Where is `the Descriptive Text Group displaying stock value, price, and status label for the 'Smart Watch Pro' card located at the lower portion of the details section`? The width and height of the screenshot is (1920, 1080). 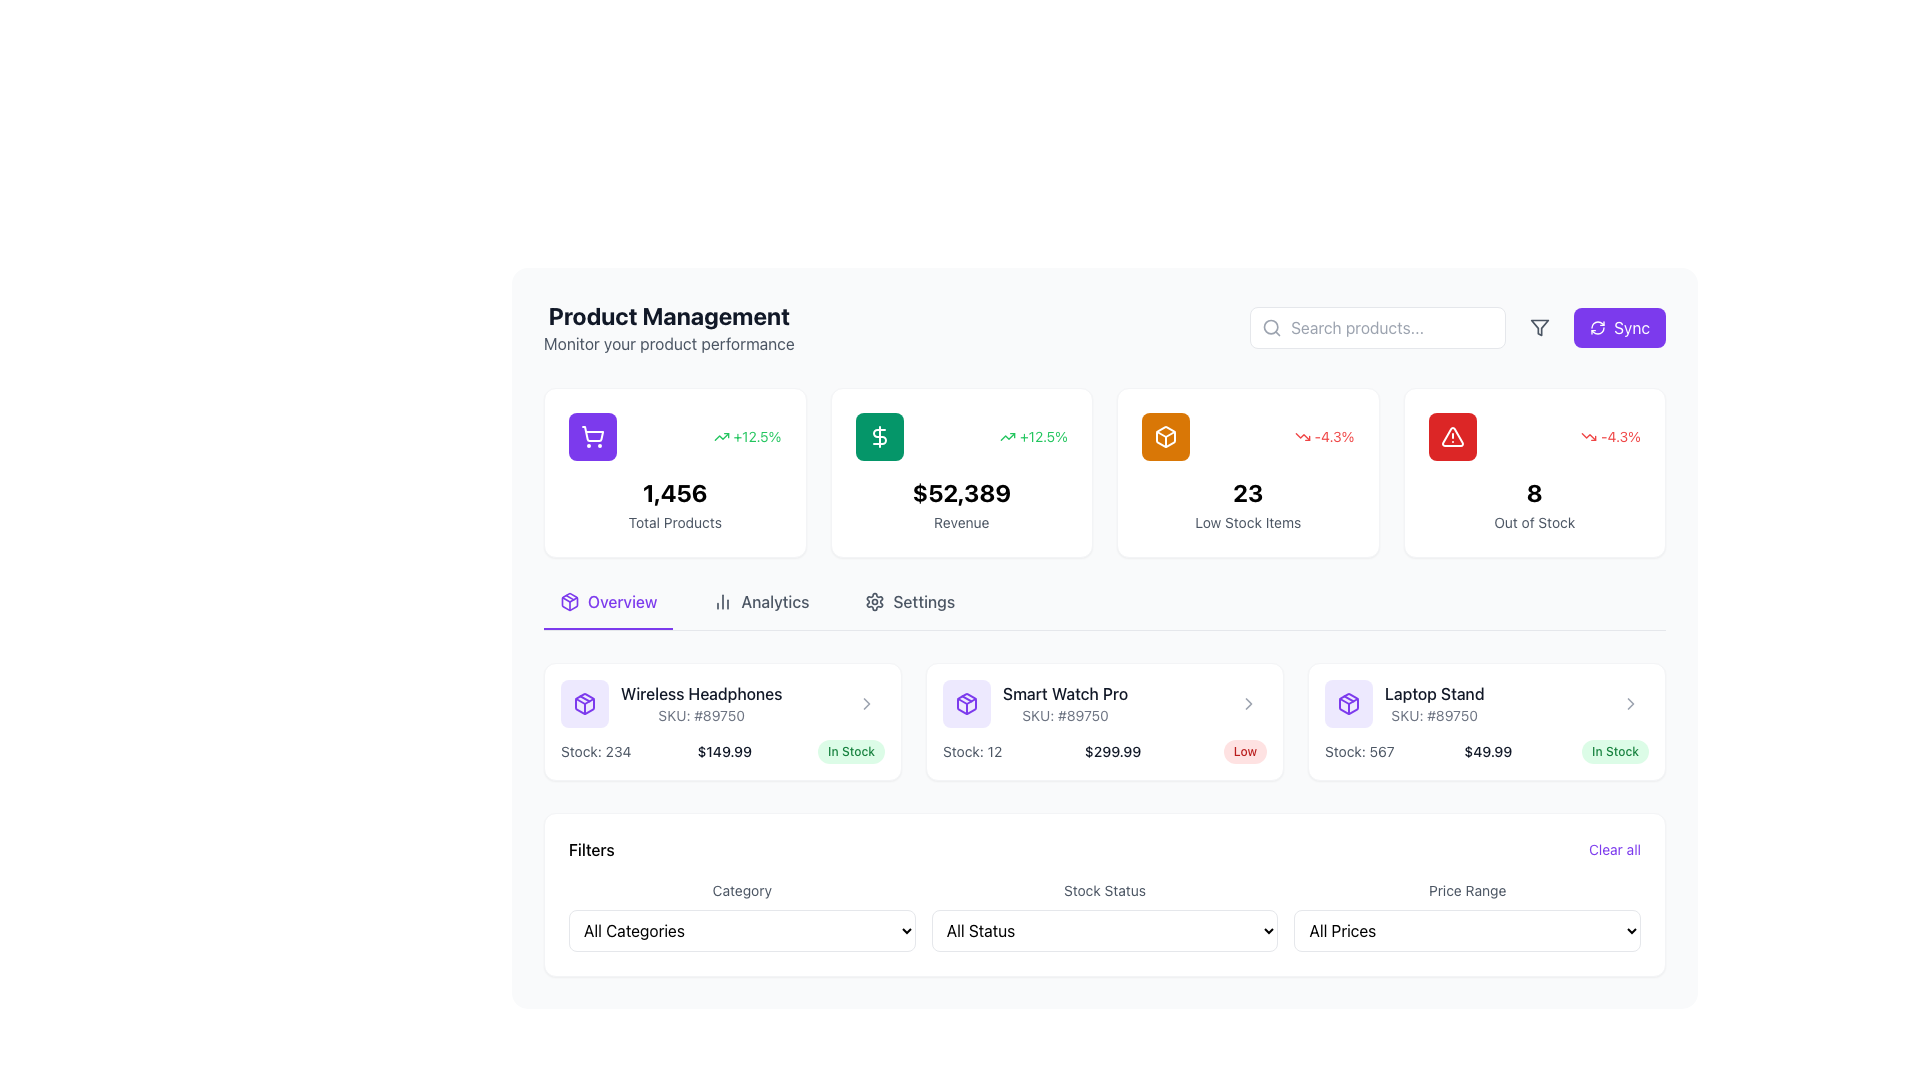
the Descriptive Text Group displaying stock value, price, and status label for the 'Smart Watch Pro' card located at the lower portion of the details section is located at coordinates (1103, 752).